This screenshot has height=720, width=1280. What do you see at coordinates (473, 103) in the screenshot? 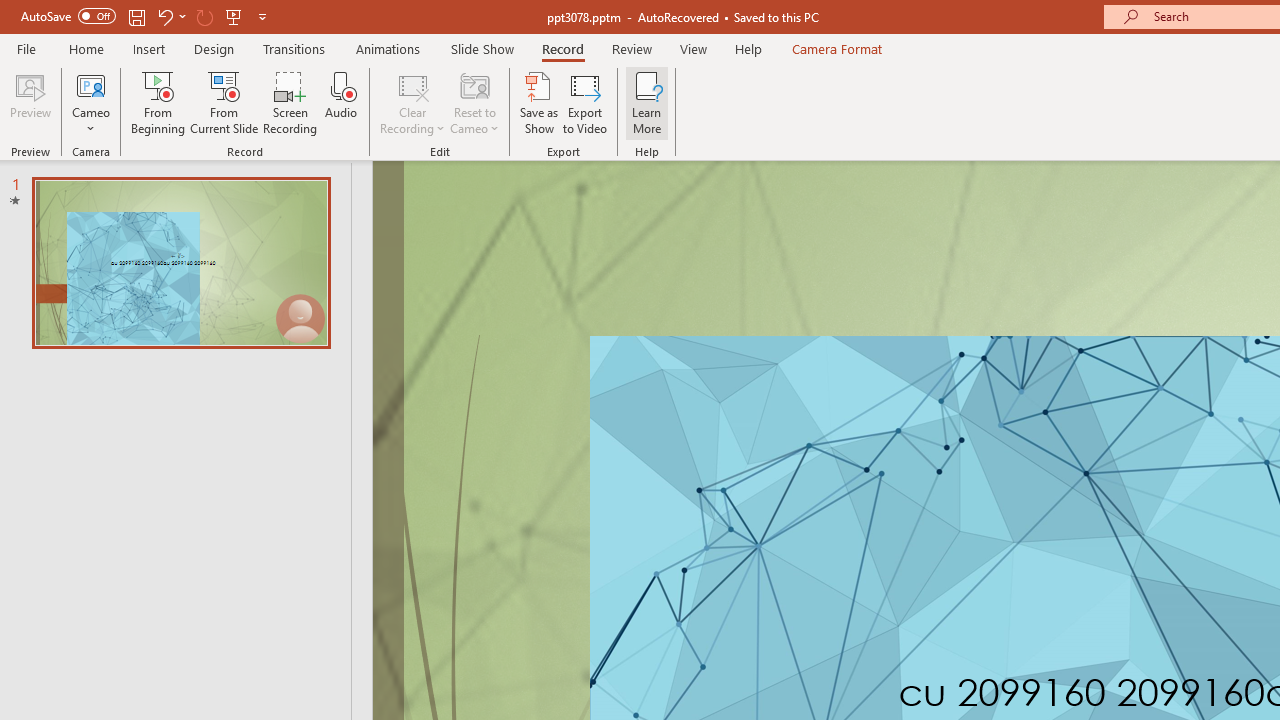
I see `'Reset to Cameo'` at bounding box center [473, 103].